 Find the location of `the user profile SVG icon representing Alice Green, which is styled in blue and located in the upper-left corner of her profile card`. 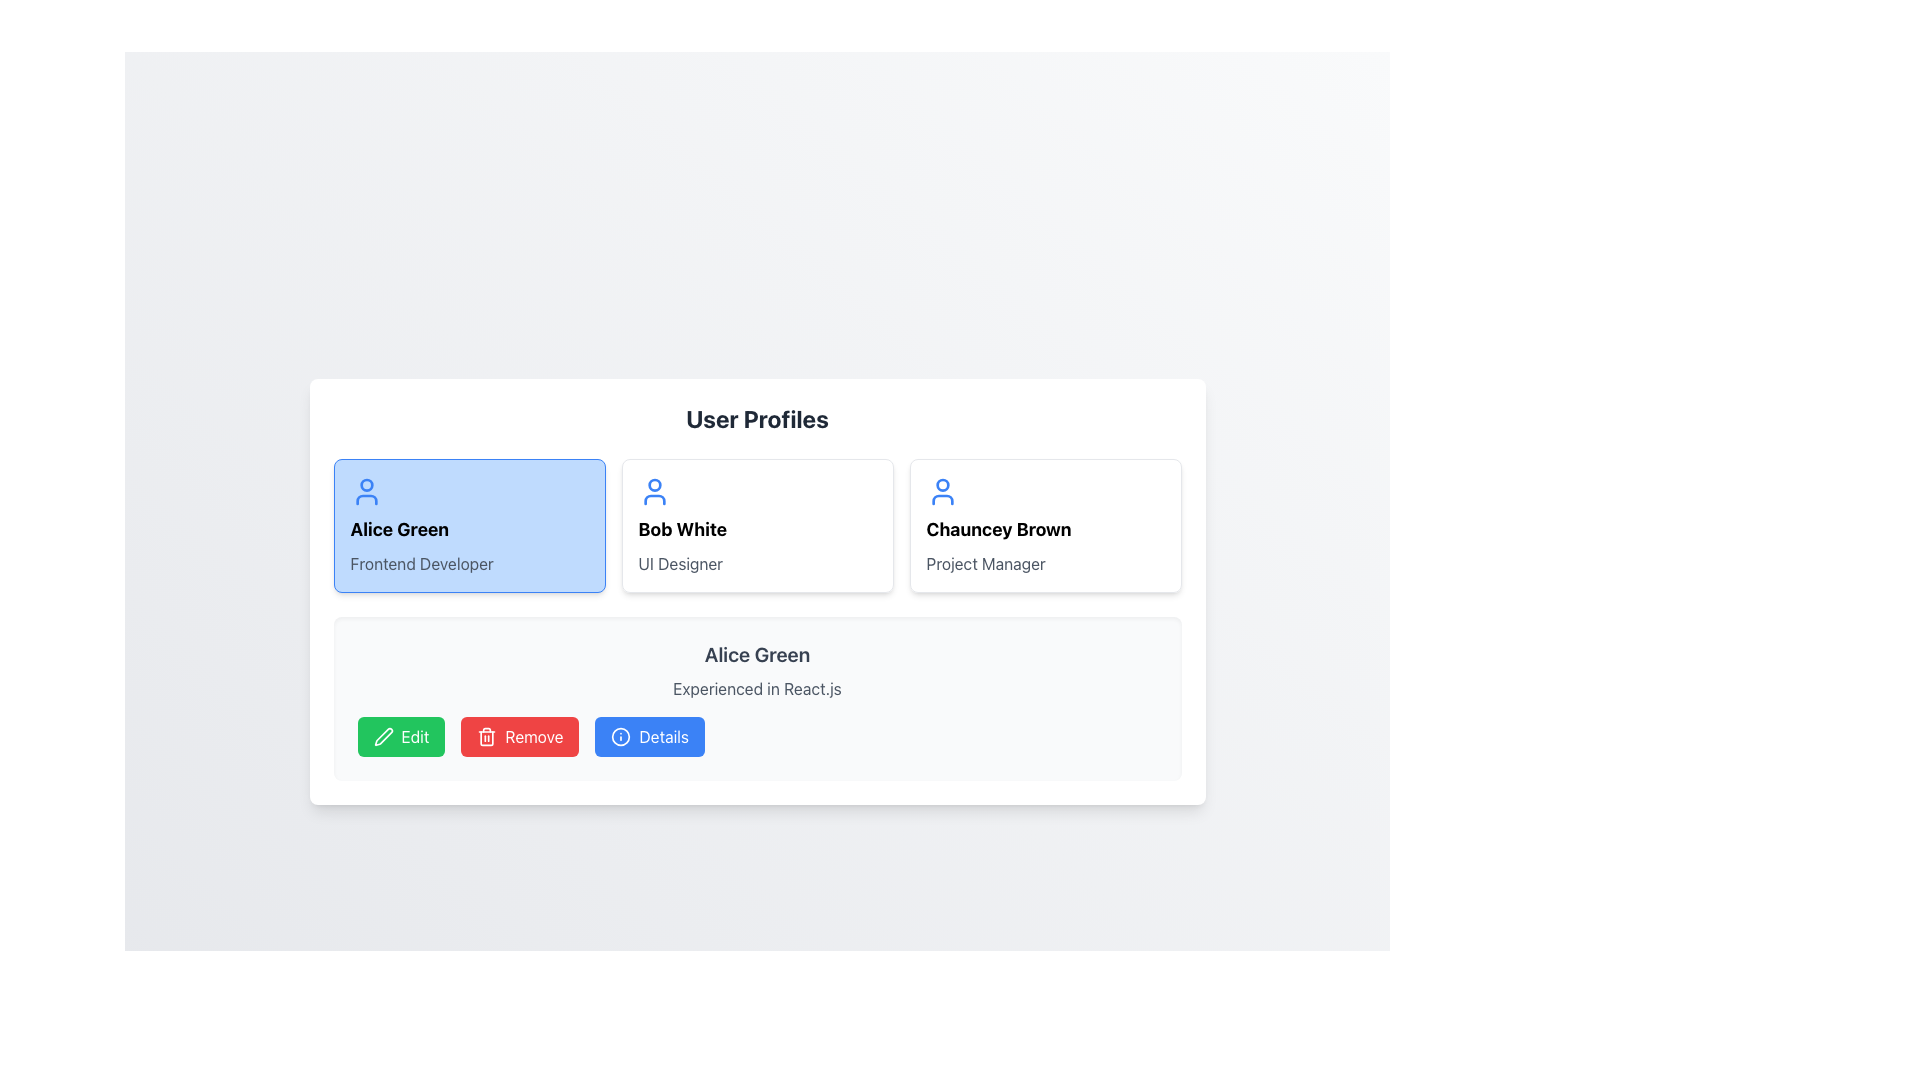

the user profile SVG icon representing Alice Green, which is styled in blue and located in the upper-left corner of her profile card is located at coordinates (366, 492).